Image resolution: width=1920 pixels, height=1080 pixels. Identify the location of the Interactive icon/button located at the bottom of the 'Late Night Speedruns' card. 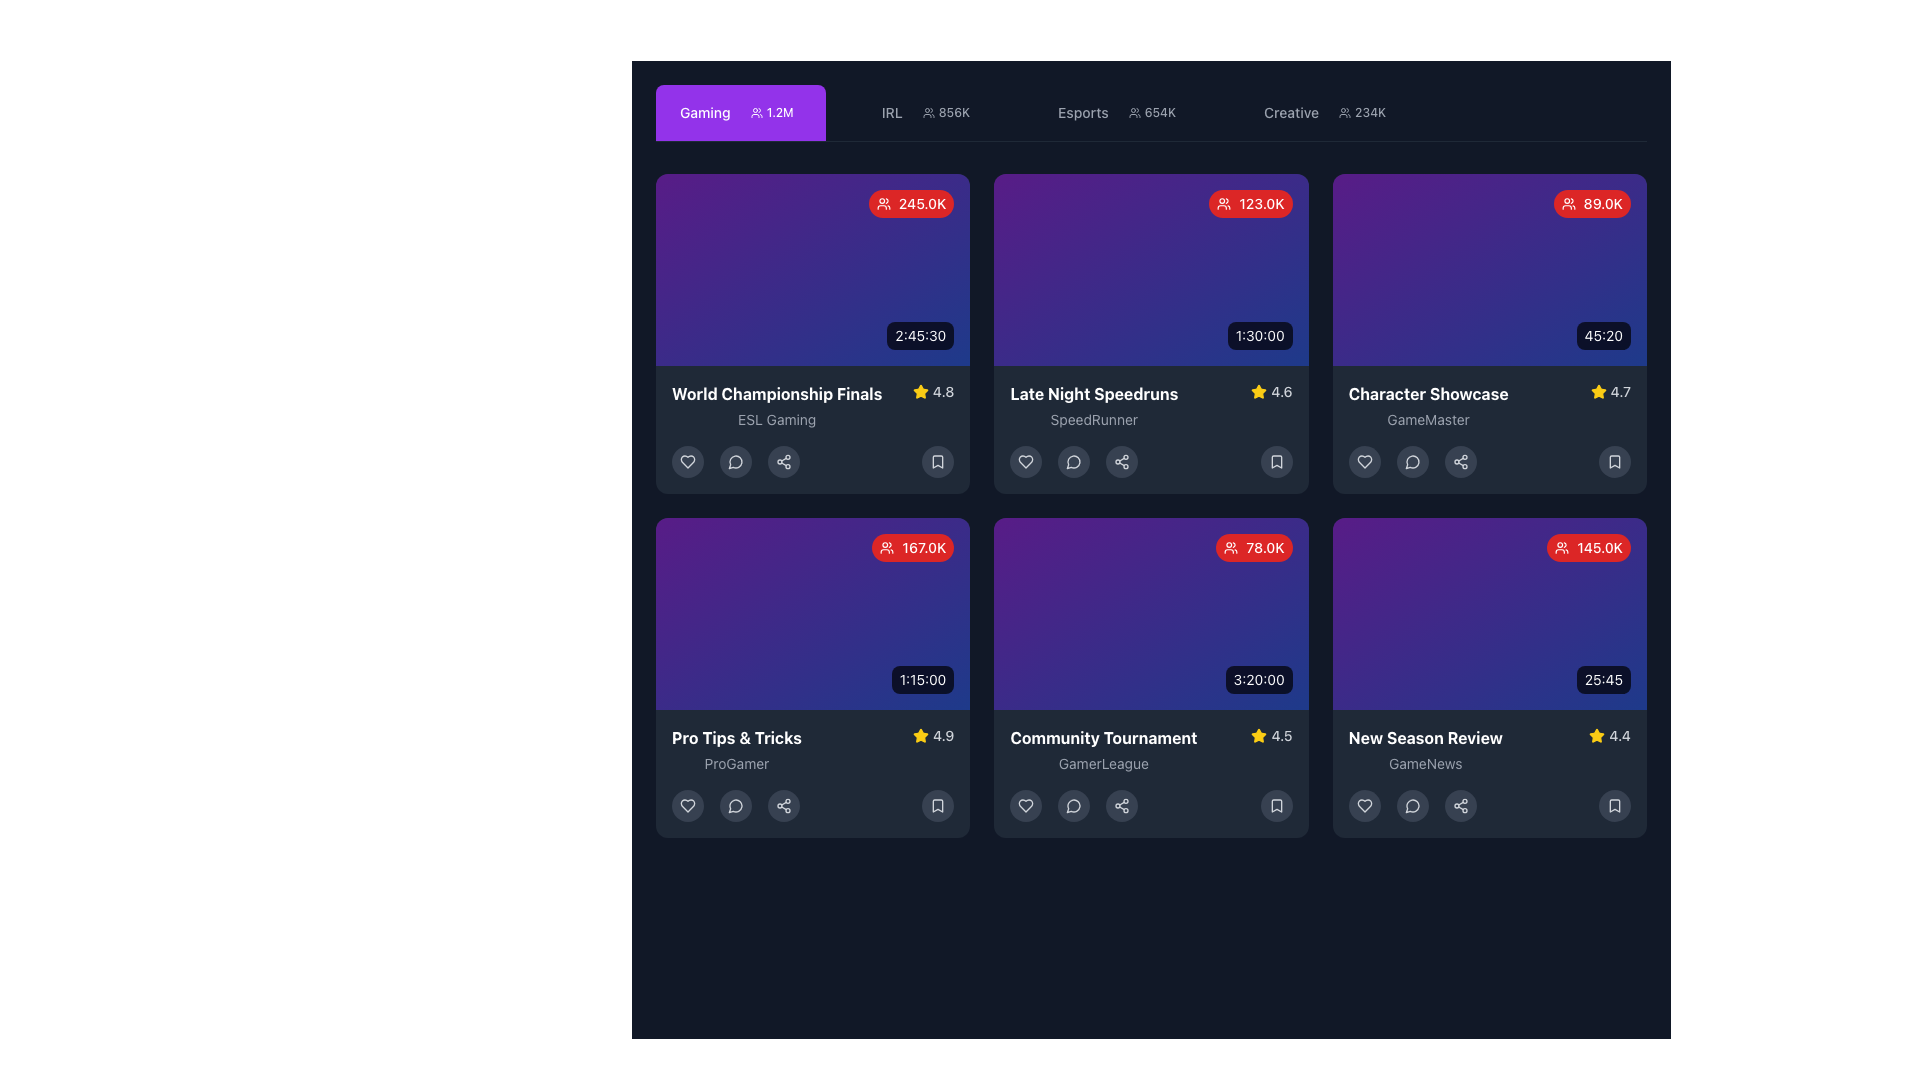
(1073, 462).